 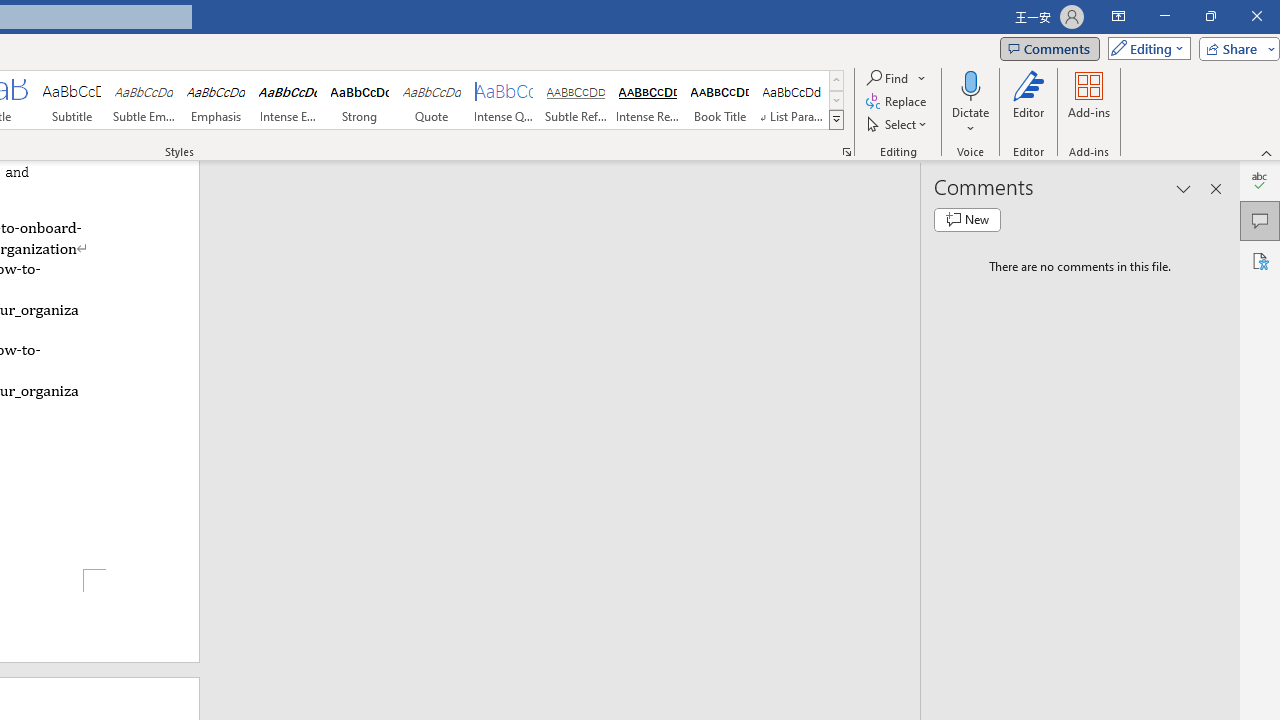 What do you see at coordinates (896, 101) in the screenshot?
I see `'Replace...'` at bounding box center [896, 101].